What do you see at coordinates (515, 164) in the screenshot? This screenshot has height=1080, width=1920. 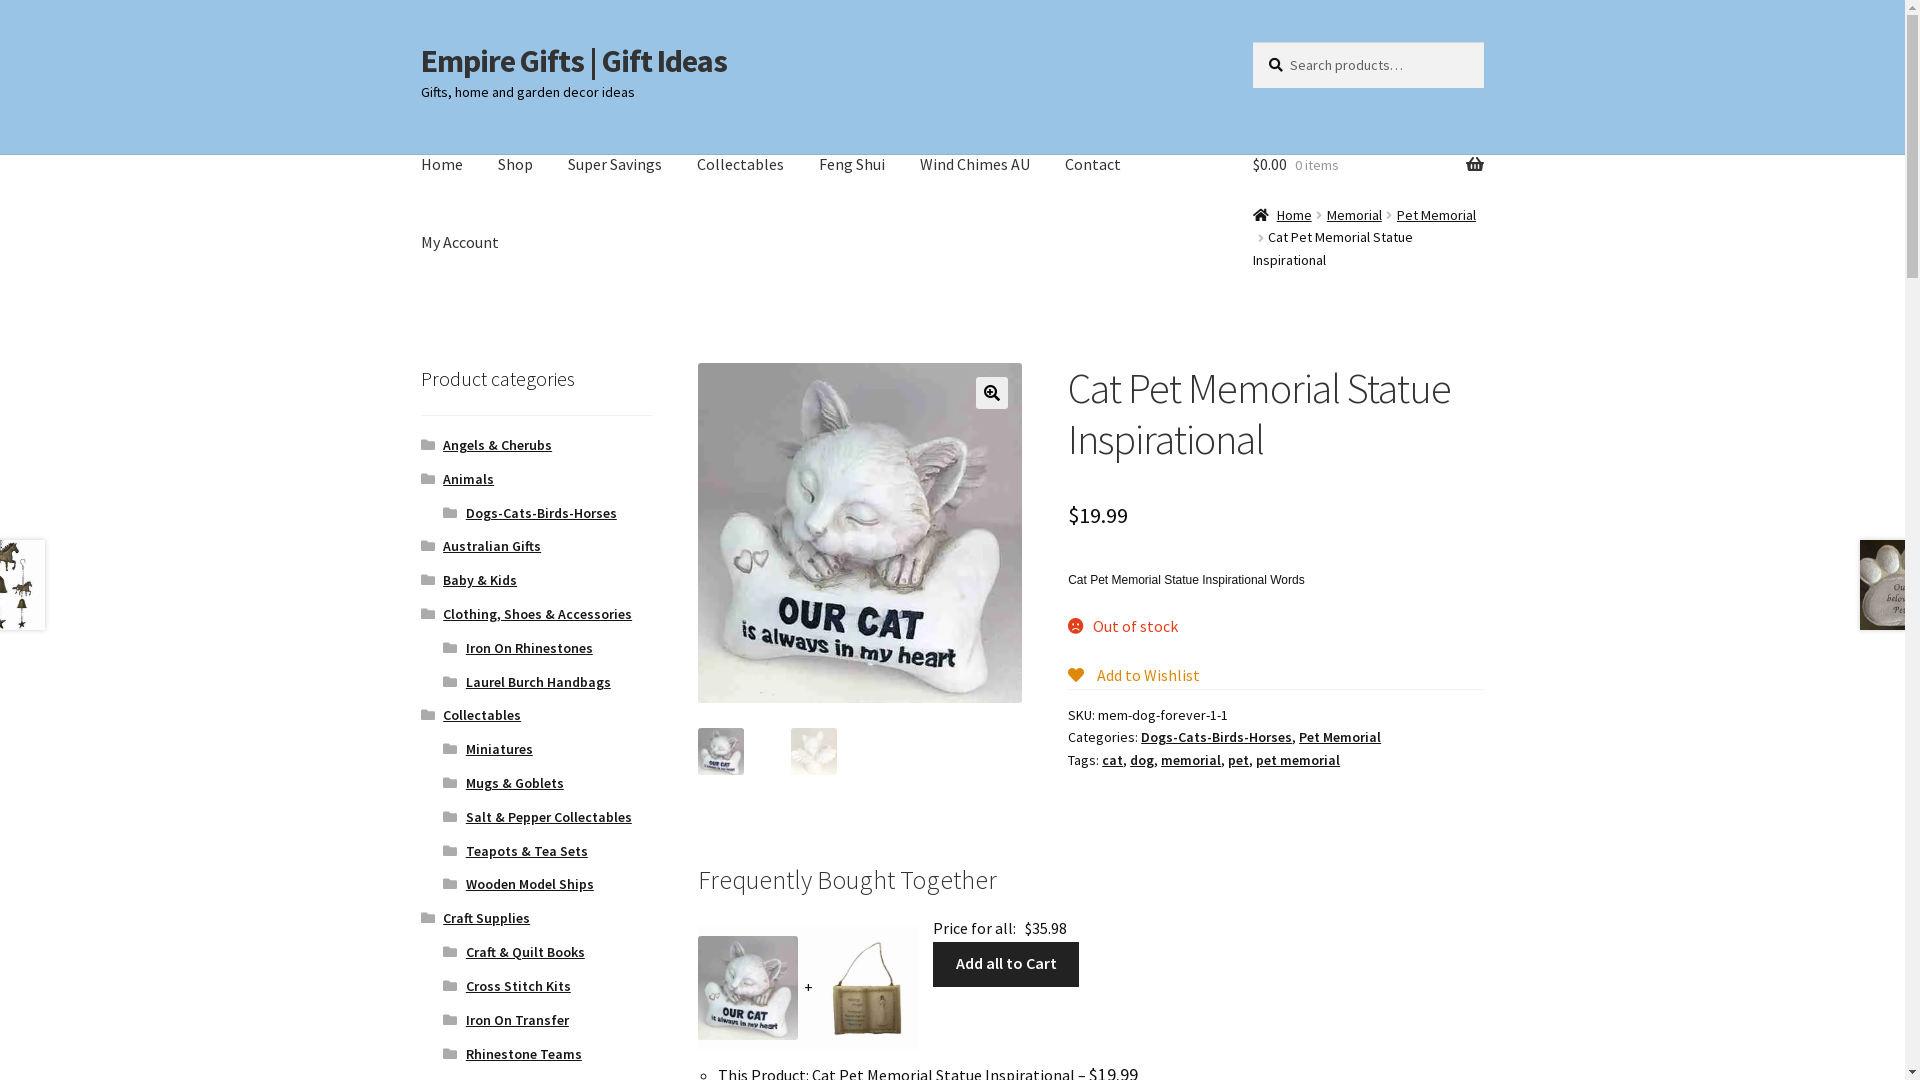 I see `'Shop'` at bounding box center [515, 164].